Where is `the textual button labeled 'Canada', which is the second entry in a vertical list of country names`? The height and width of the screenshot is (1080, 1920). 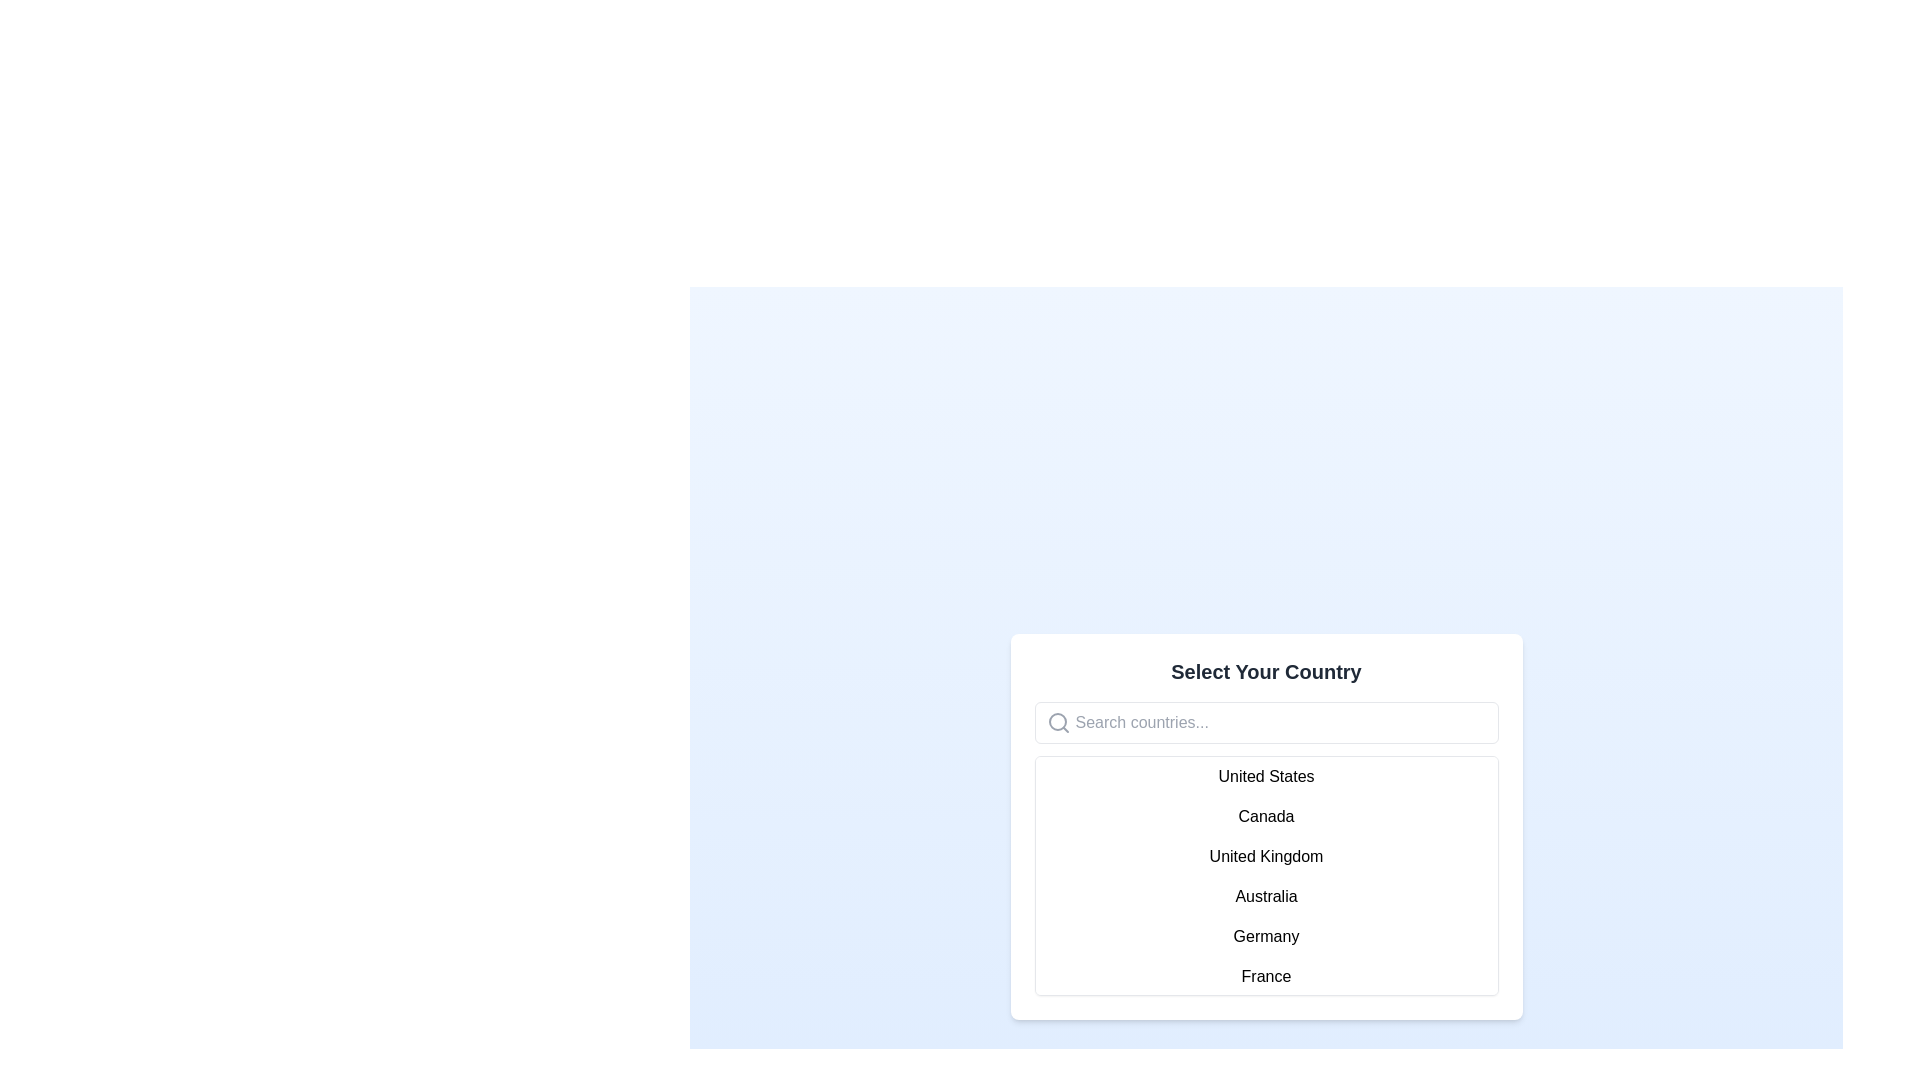 the textual button labeled 'Canada', which is the second entry in a vertical list of country names is located at coordinates (1265, 817).